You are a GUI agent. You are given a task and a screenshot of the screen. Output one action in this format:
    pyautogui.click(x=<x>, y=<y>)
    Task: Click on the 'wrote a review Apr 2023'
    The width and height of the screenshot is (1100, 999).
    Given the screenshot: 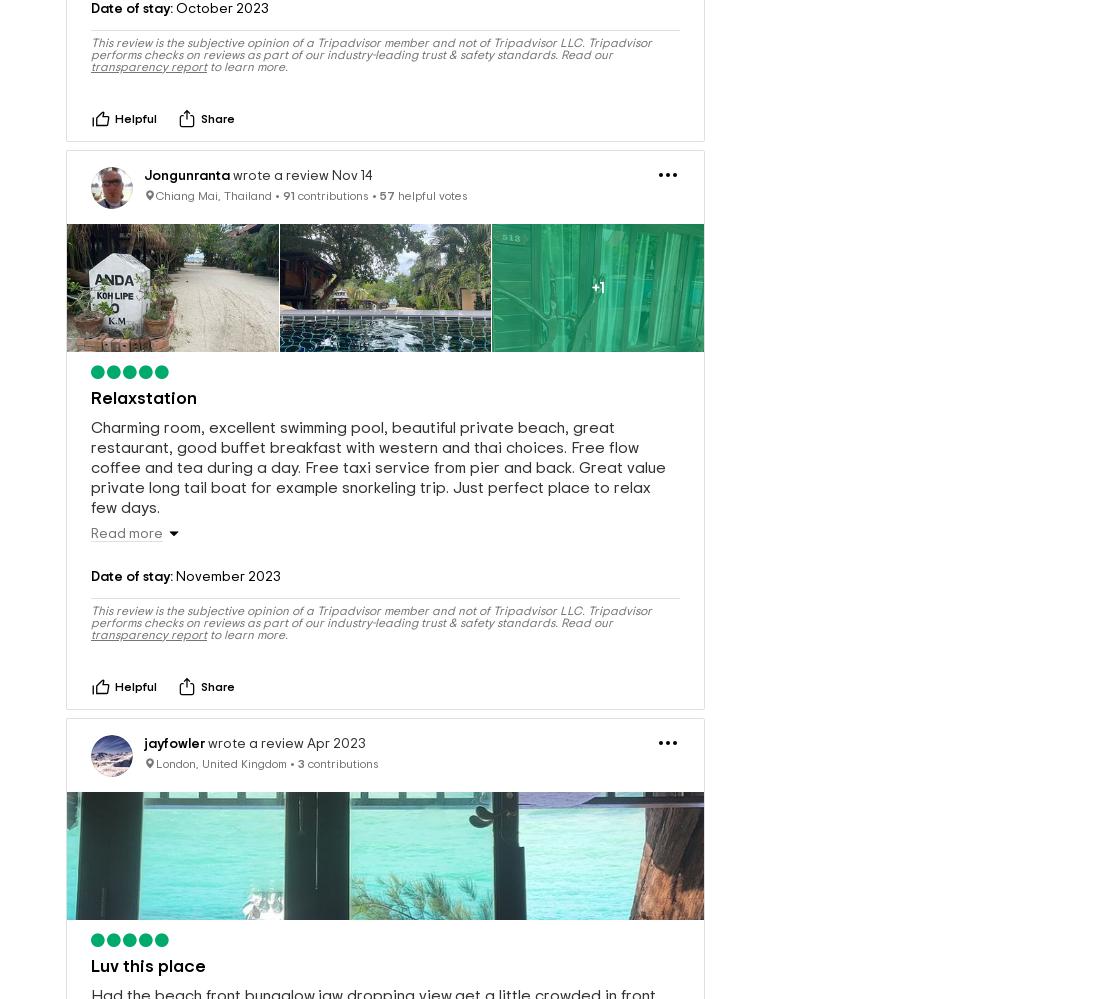 What is the action you would take?
    pyautogui.click(x=284, y=710)
    